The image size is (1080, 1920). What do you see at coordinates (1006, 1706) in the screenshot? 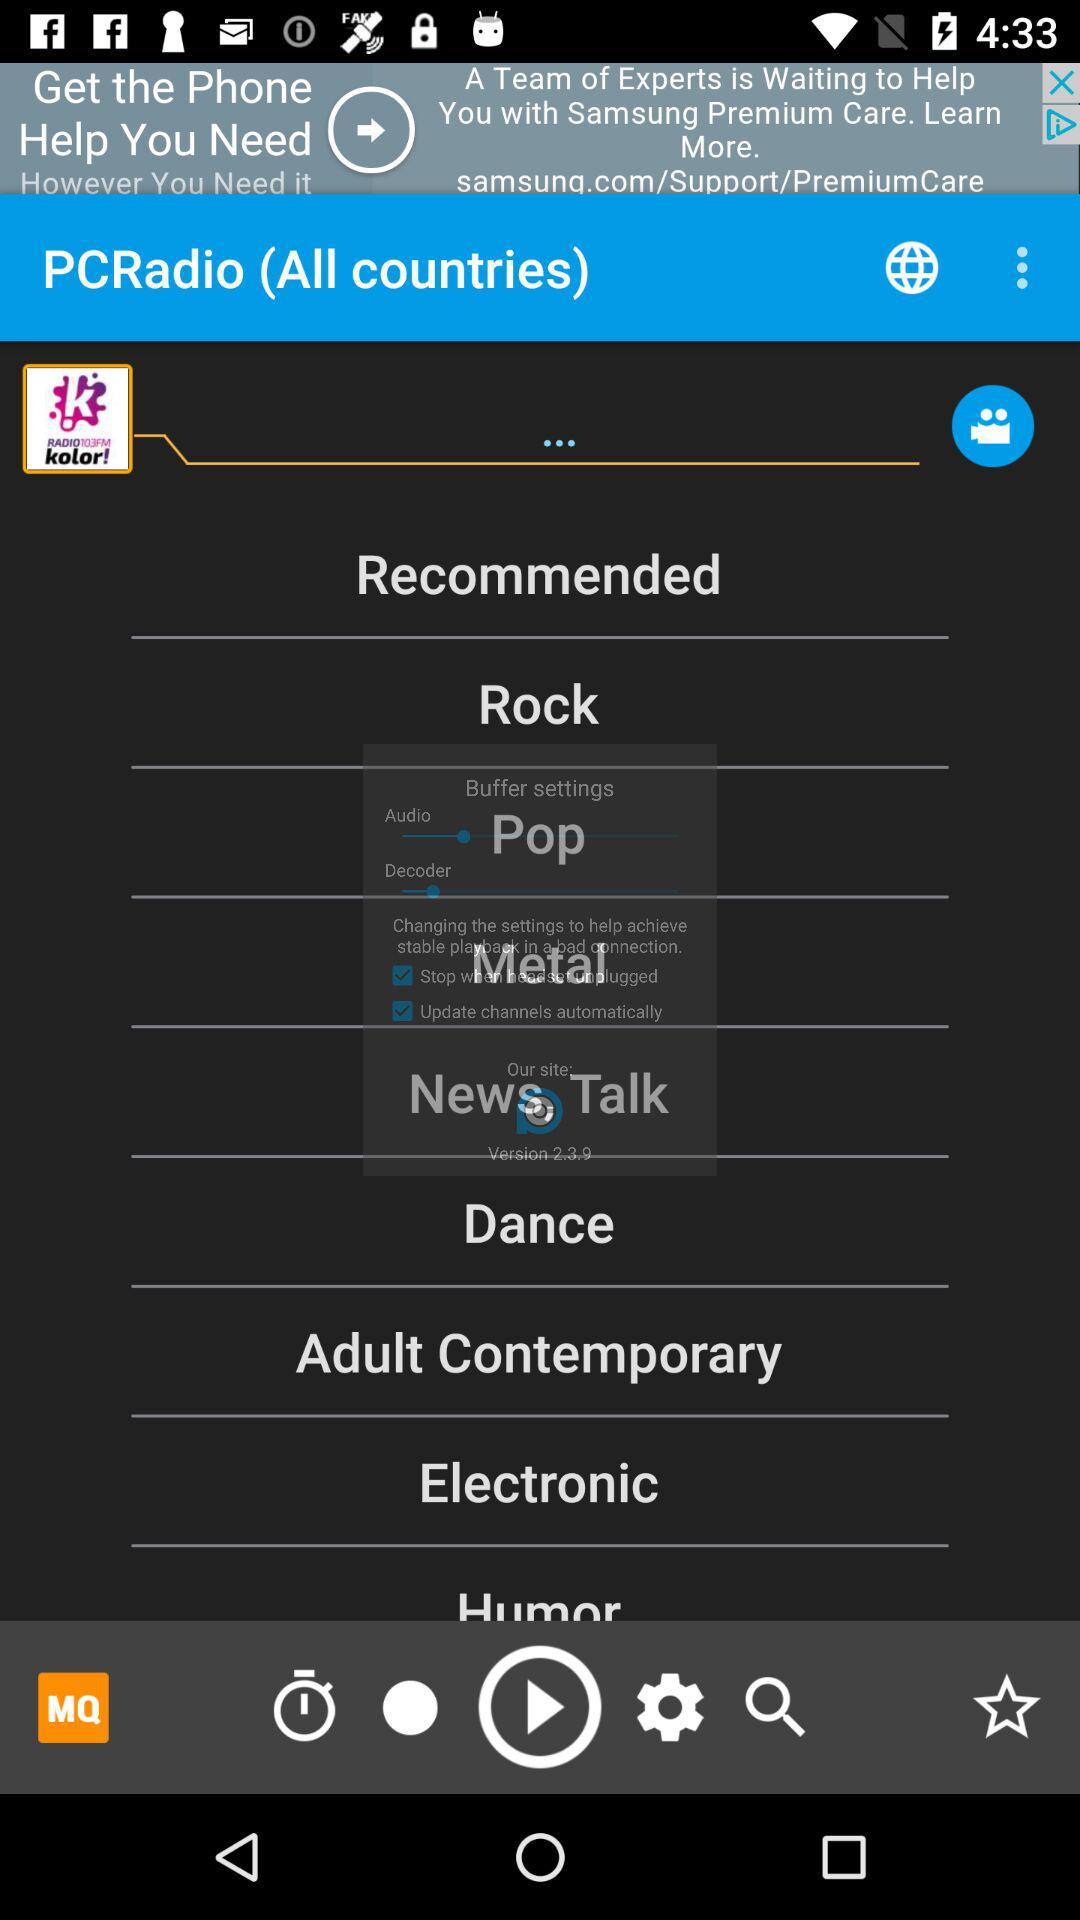
I see `favourite` at bounding box center [1006, 1706].